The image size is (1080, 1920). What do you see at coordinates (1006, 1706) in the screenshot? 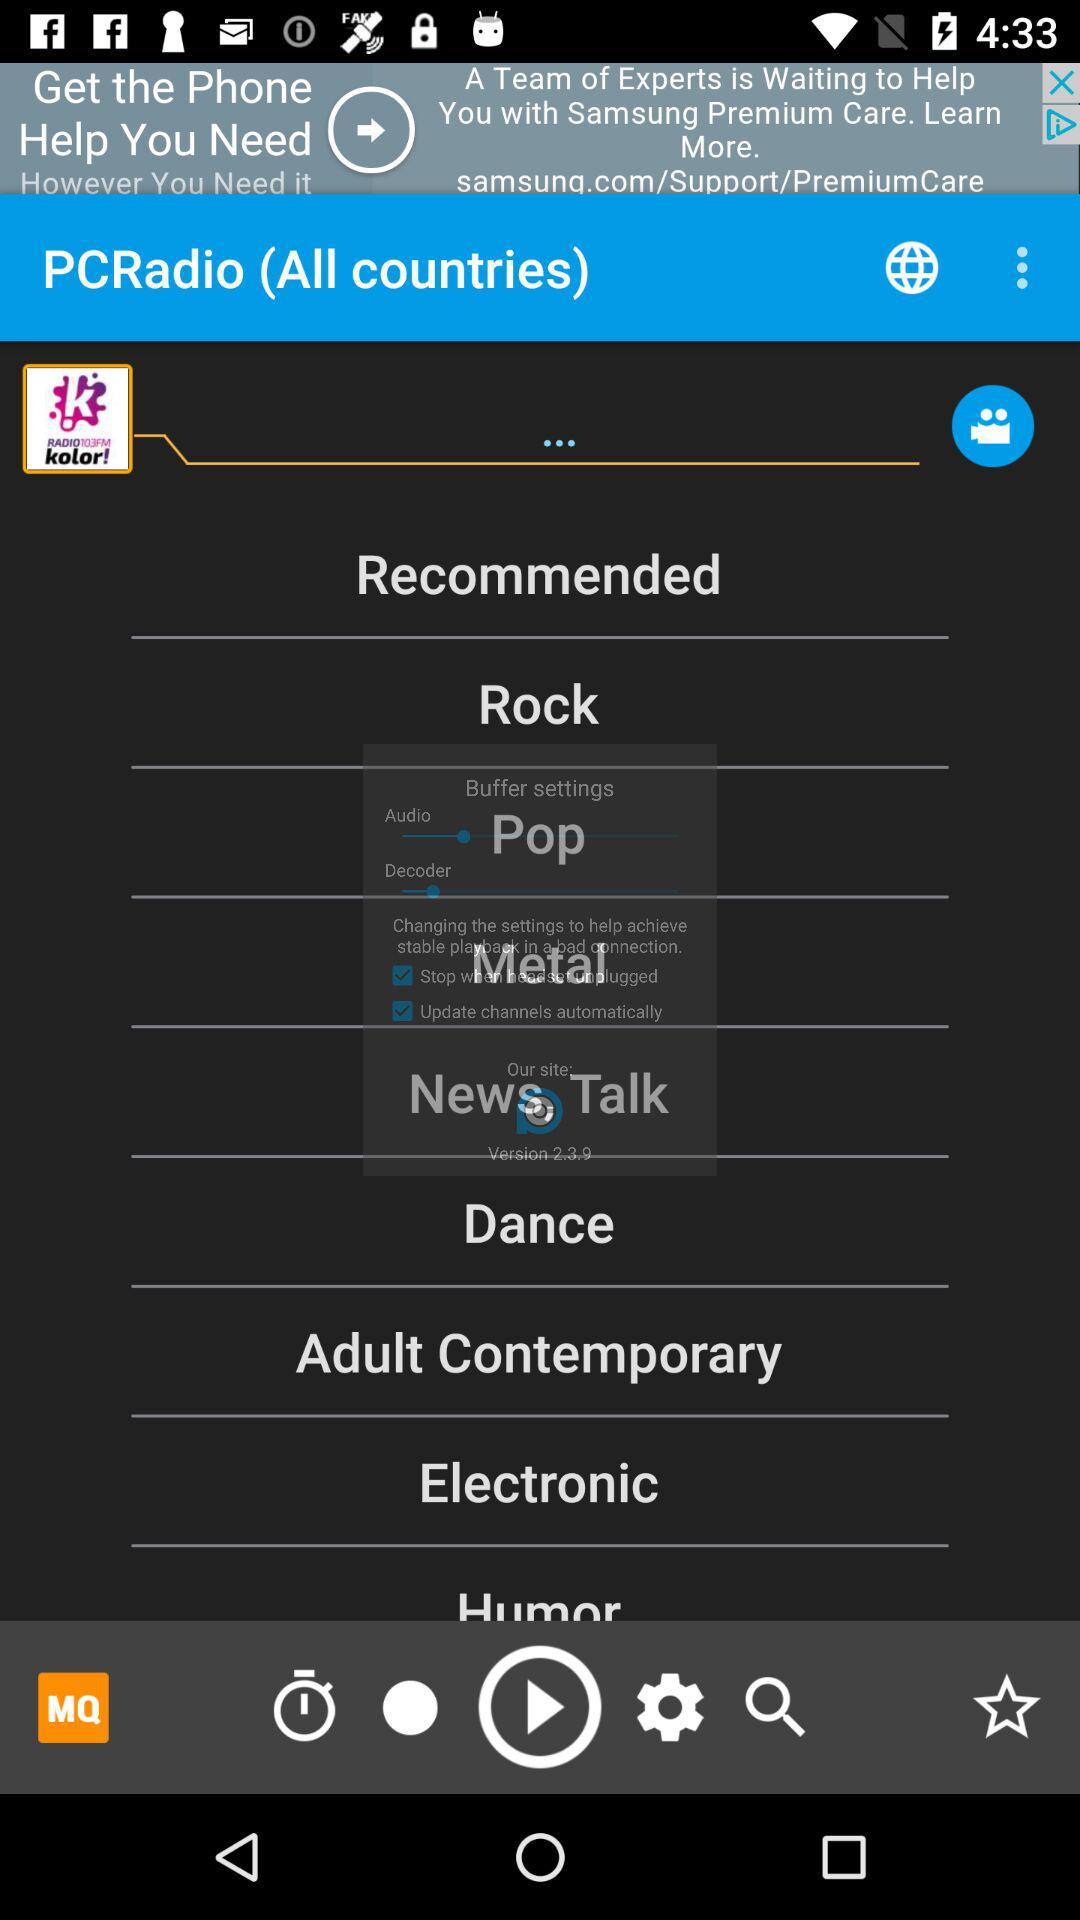
I see `favourite` at bounding box center [1006, 1706].